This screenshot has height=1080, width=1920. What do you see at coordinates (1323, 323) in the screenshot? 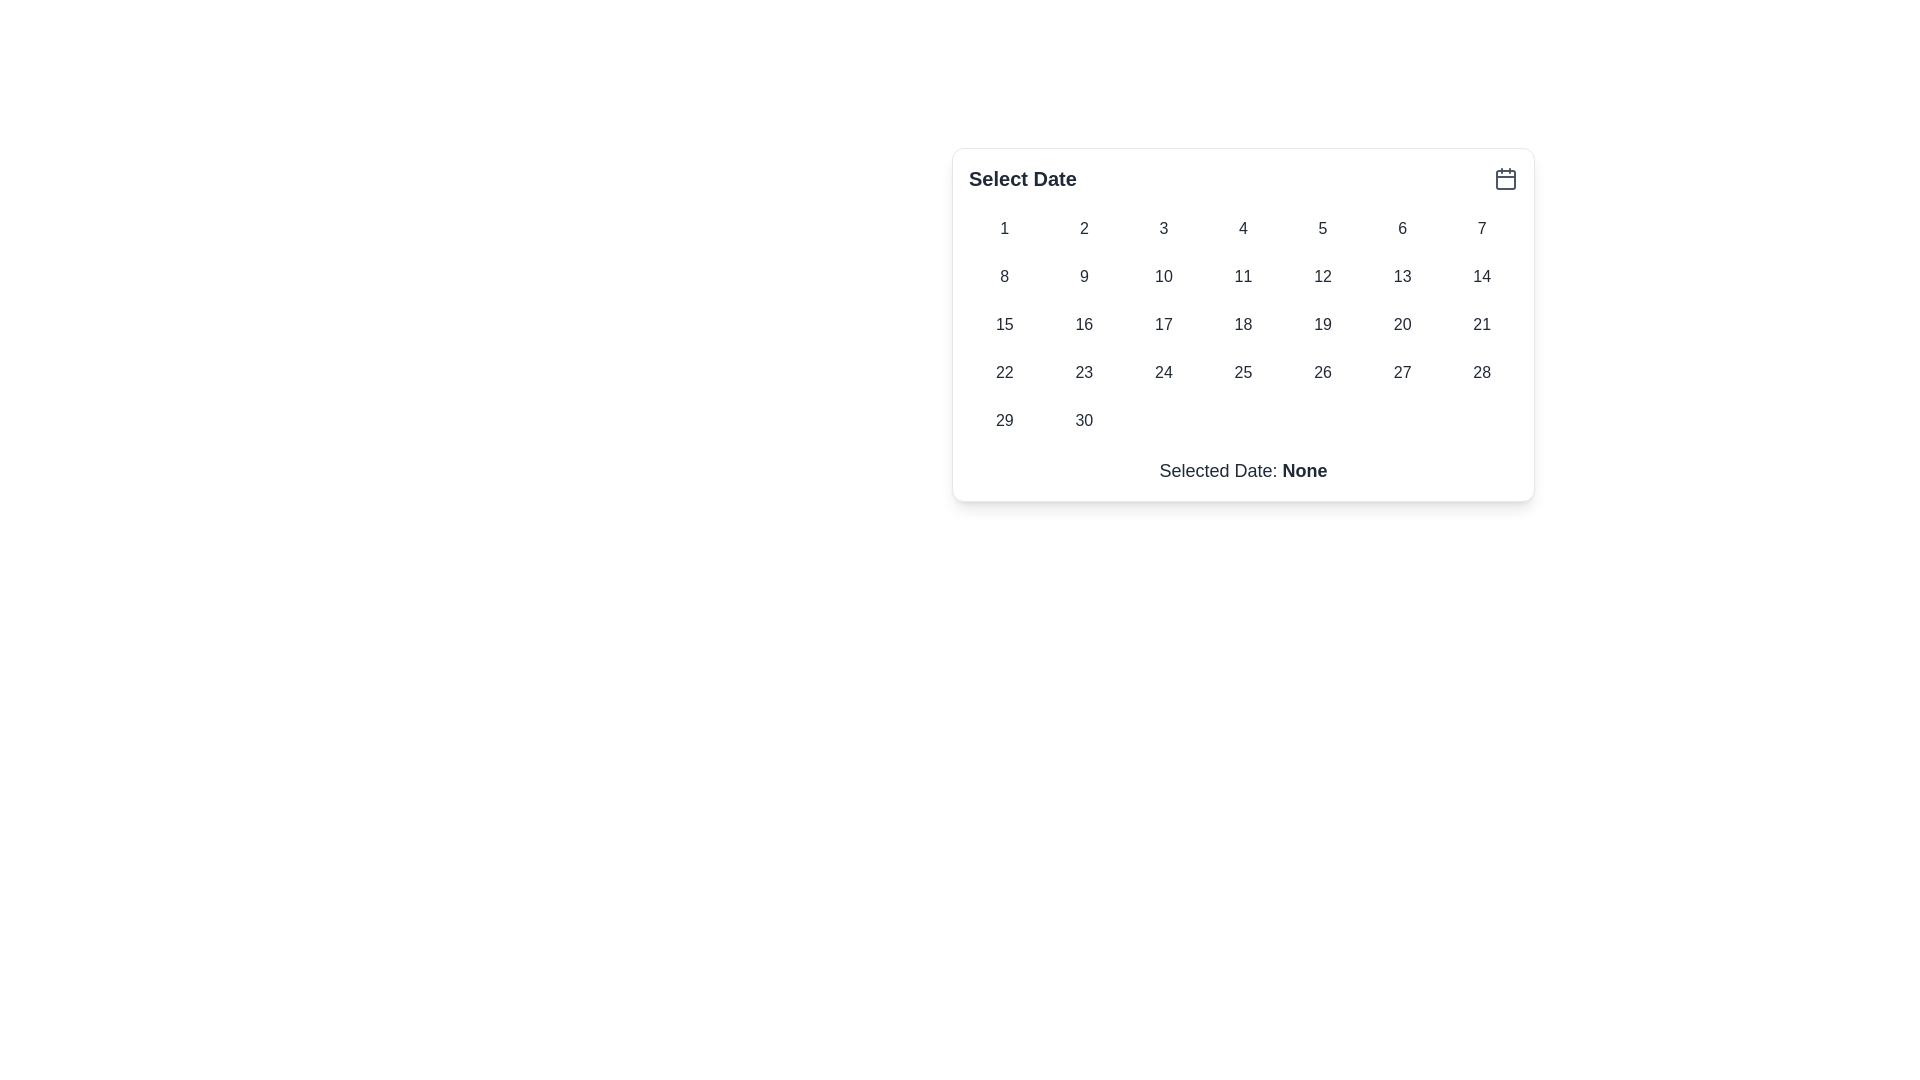
I see `the button displaying the number '19' in the calendar interface` at bounding box center [1323, 323].